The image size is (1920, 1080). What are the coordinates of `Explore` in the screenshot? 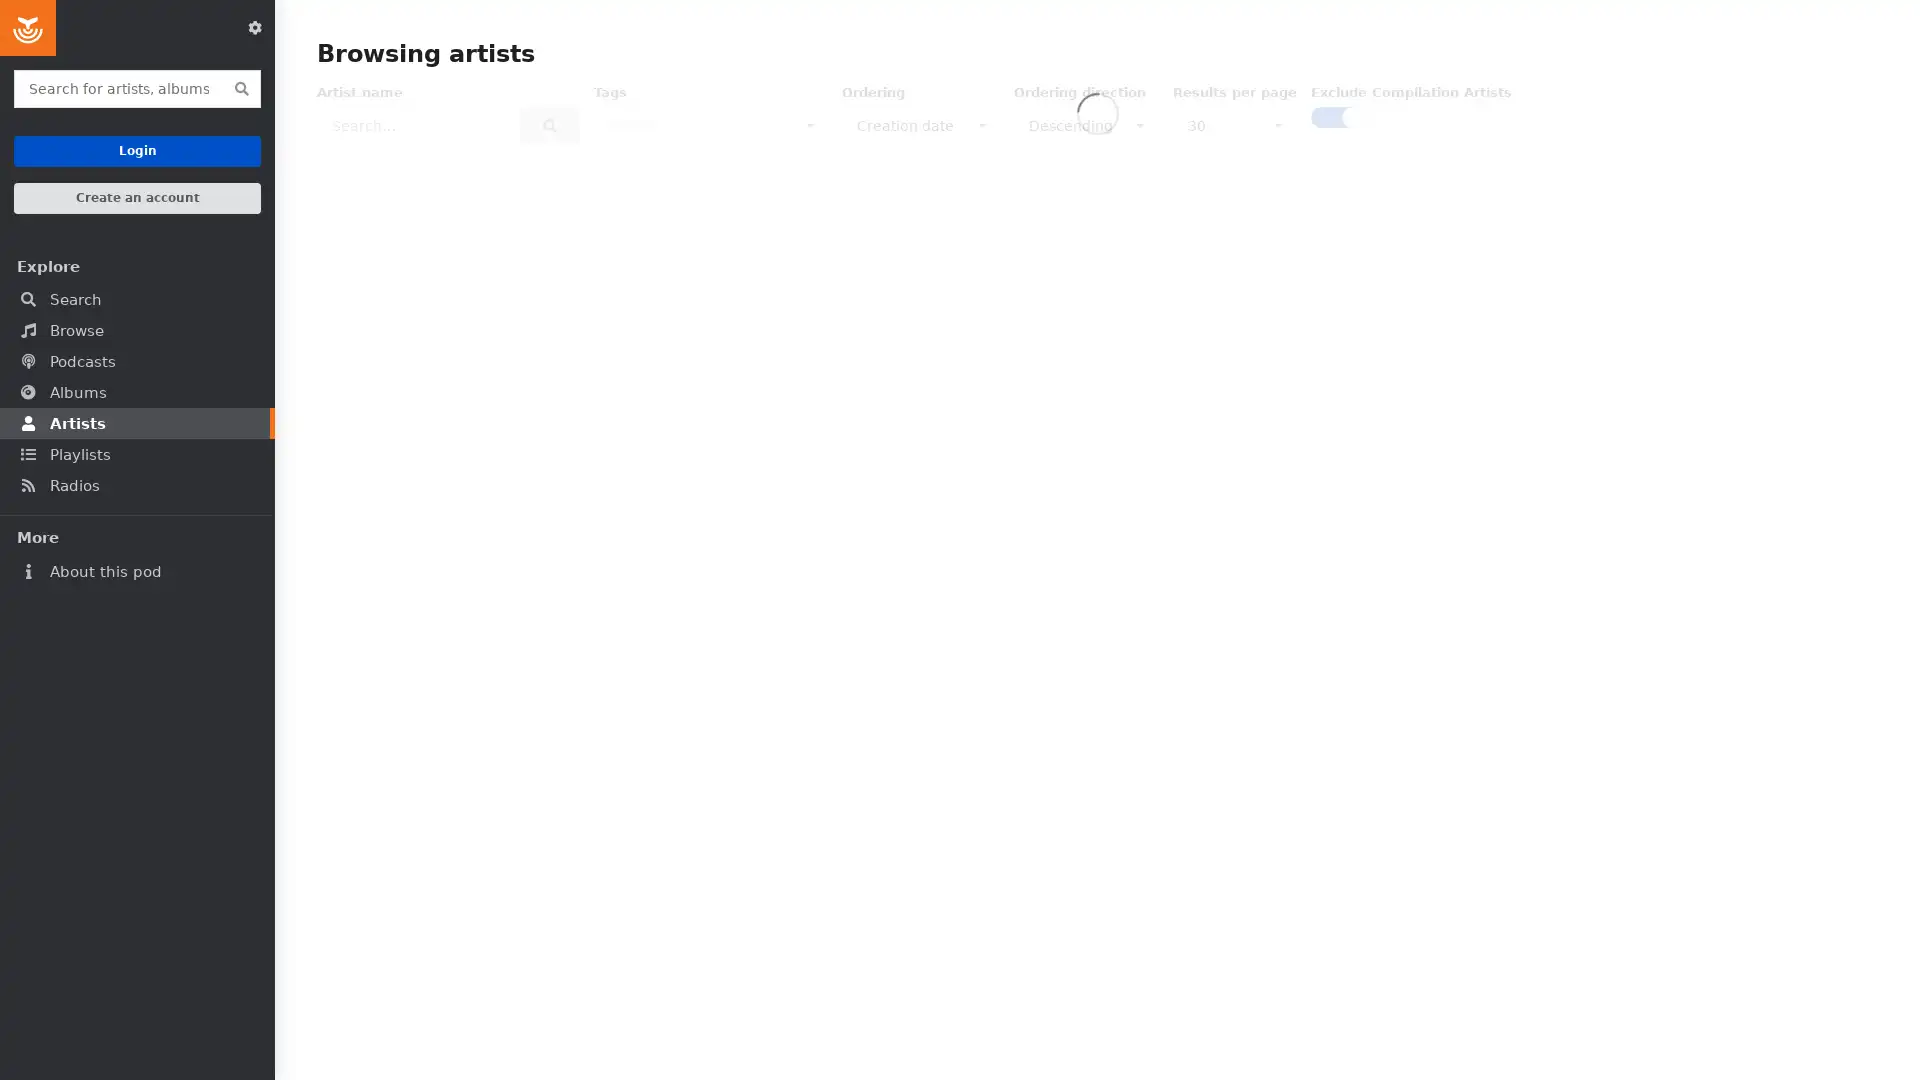 It's located at (136, 265).